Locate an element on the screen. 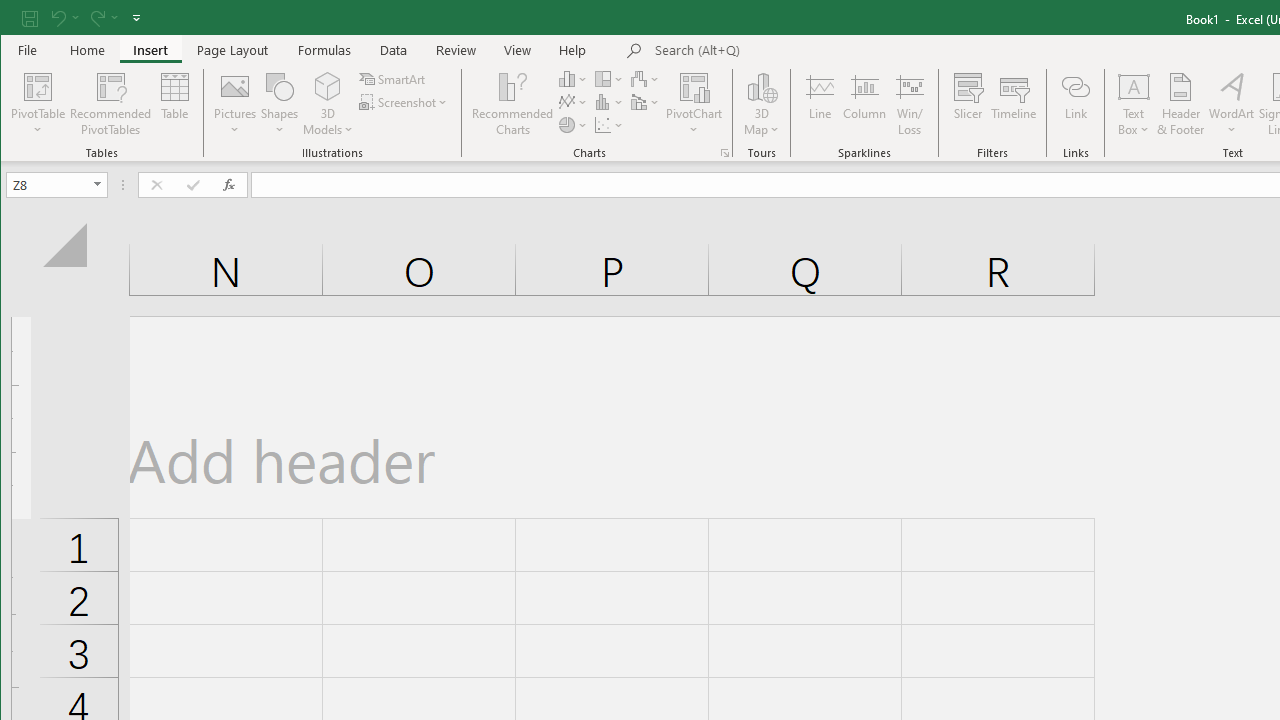 Image resolution: width=1280 pixels, height=720 pixels. 'Table' is located at coordinates (174, 104).